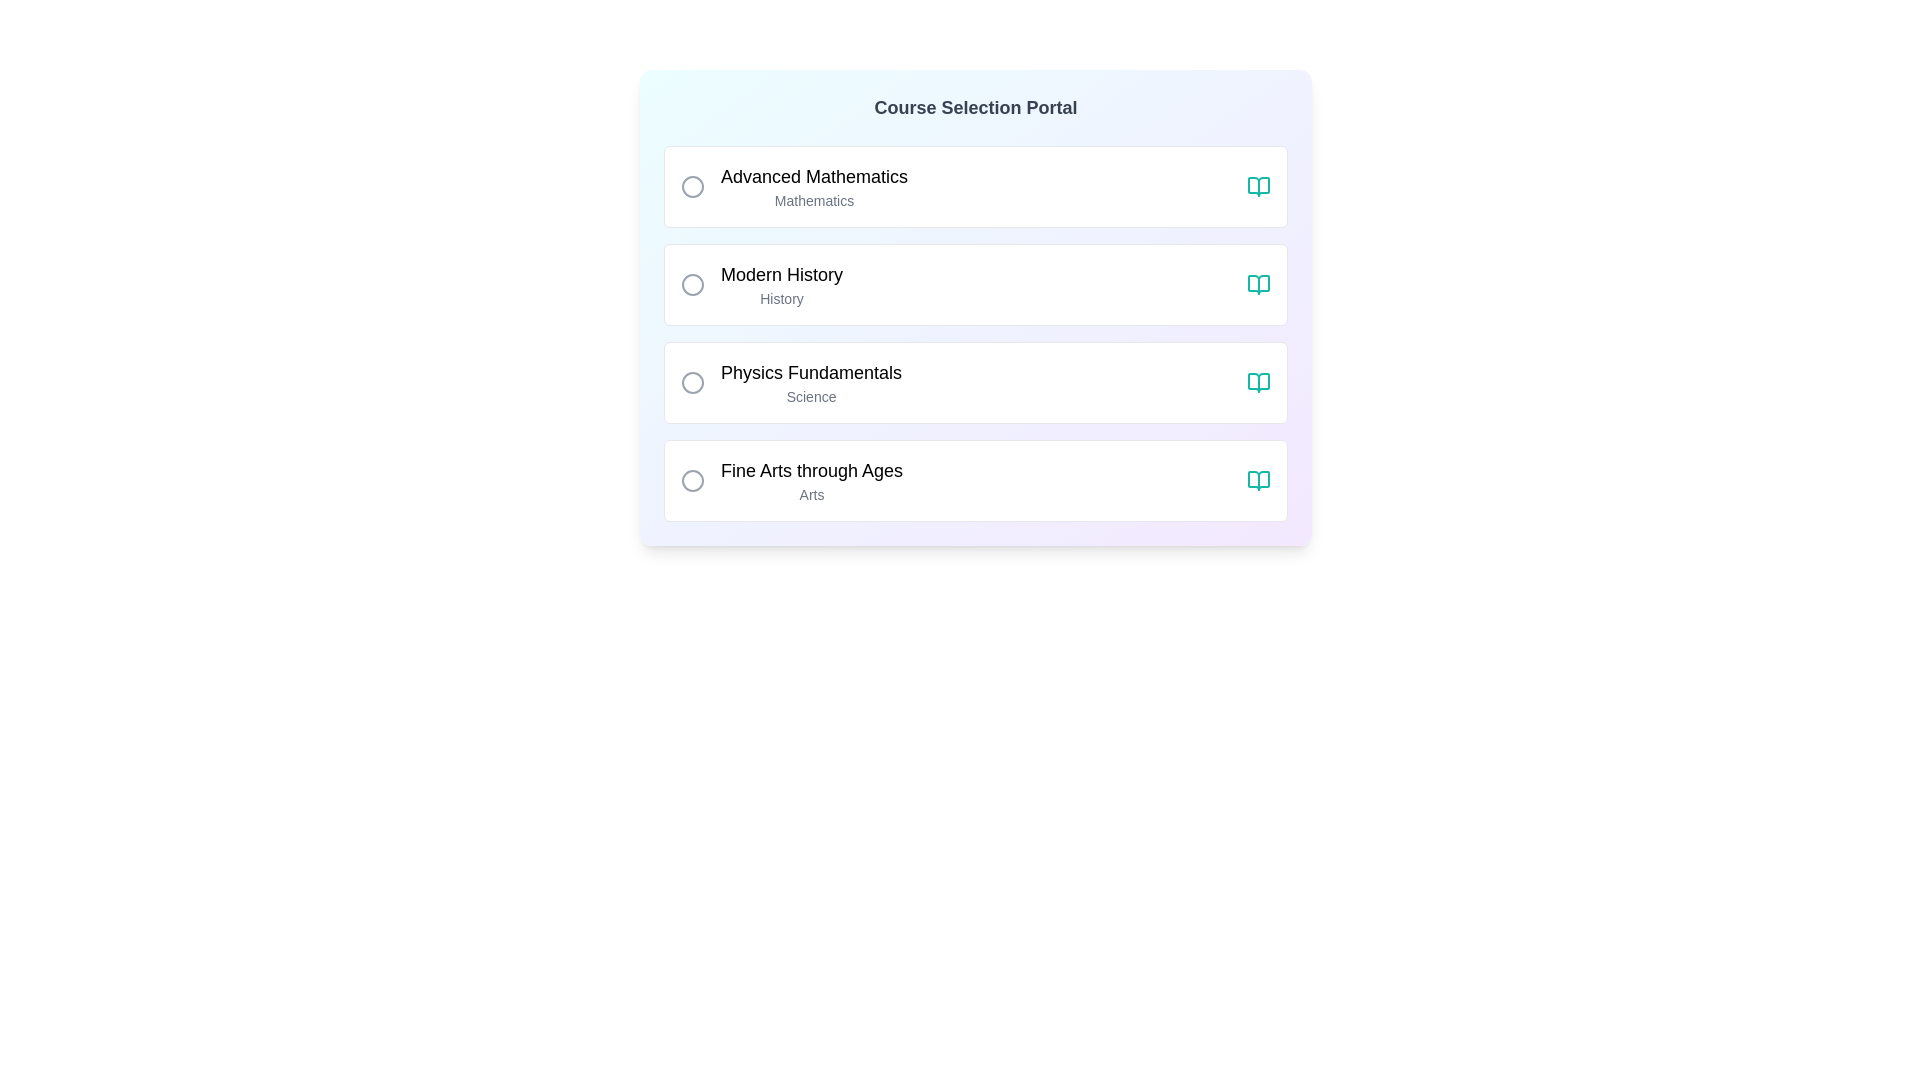  What do you see at coordinates (791, 481) in the screenshot?
I see `the last selectable option with a radio button labeled 'Fine Arts through Ages'` at bounding box center [791, 481].